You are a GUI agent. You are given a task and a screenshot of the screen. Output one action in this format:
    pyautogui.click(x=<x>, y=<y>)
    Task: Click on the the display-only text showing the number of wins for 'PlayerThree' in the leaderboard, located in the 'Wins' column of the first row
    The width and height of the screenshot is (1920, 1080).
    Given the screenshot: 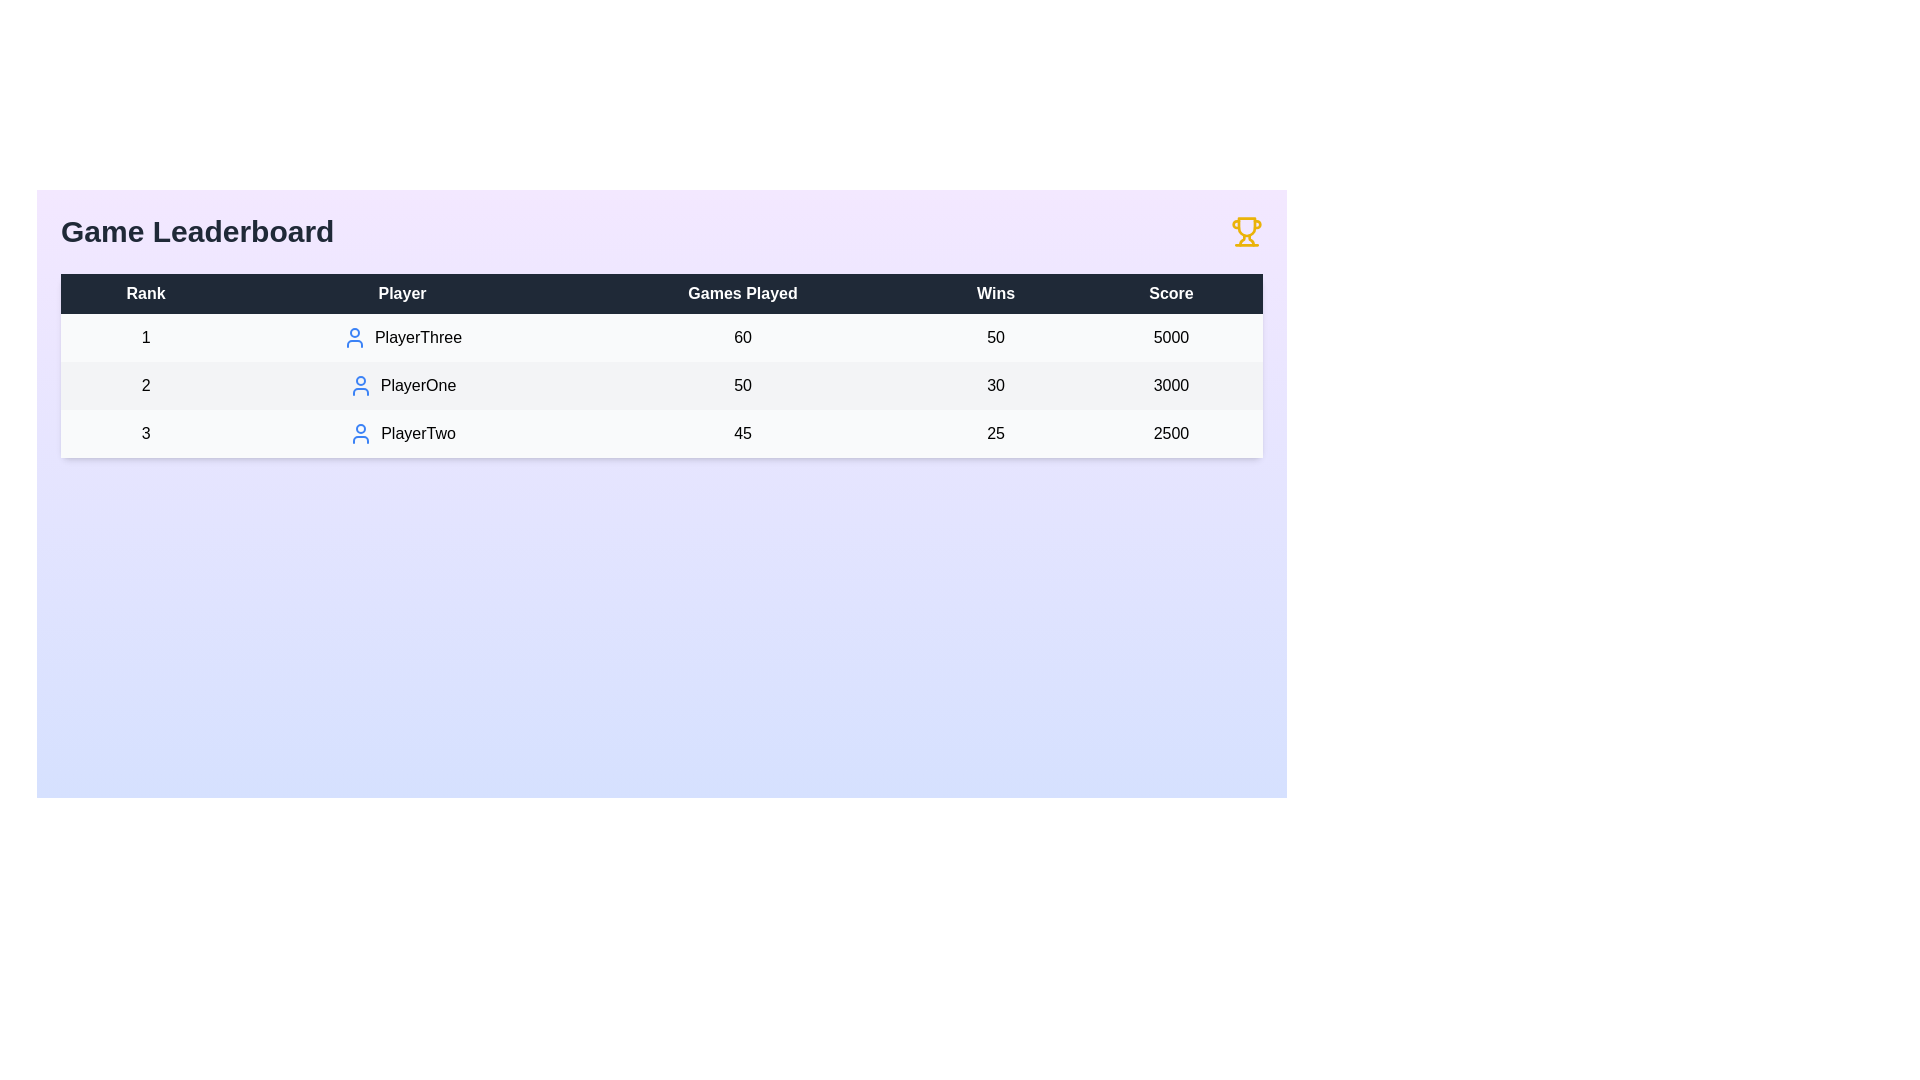 What is the action you would take?
    pyautogui.click(x=996, y=337)
    